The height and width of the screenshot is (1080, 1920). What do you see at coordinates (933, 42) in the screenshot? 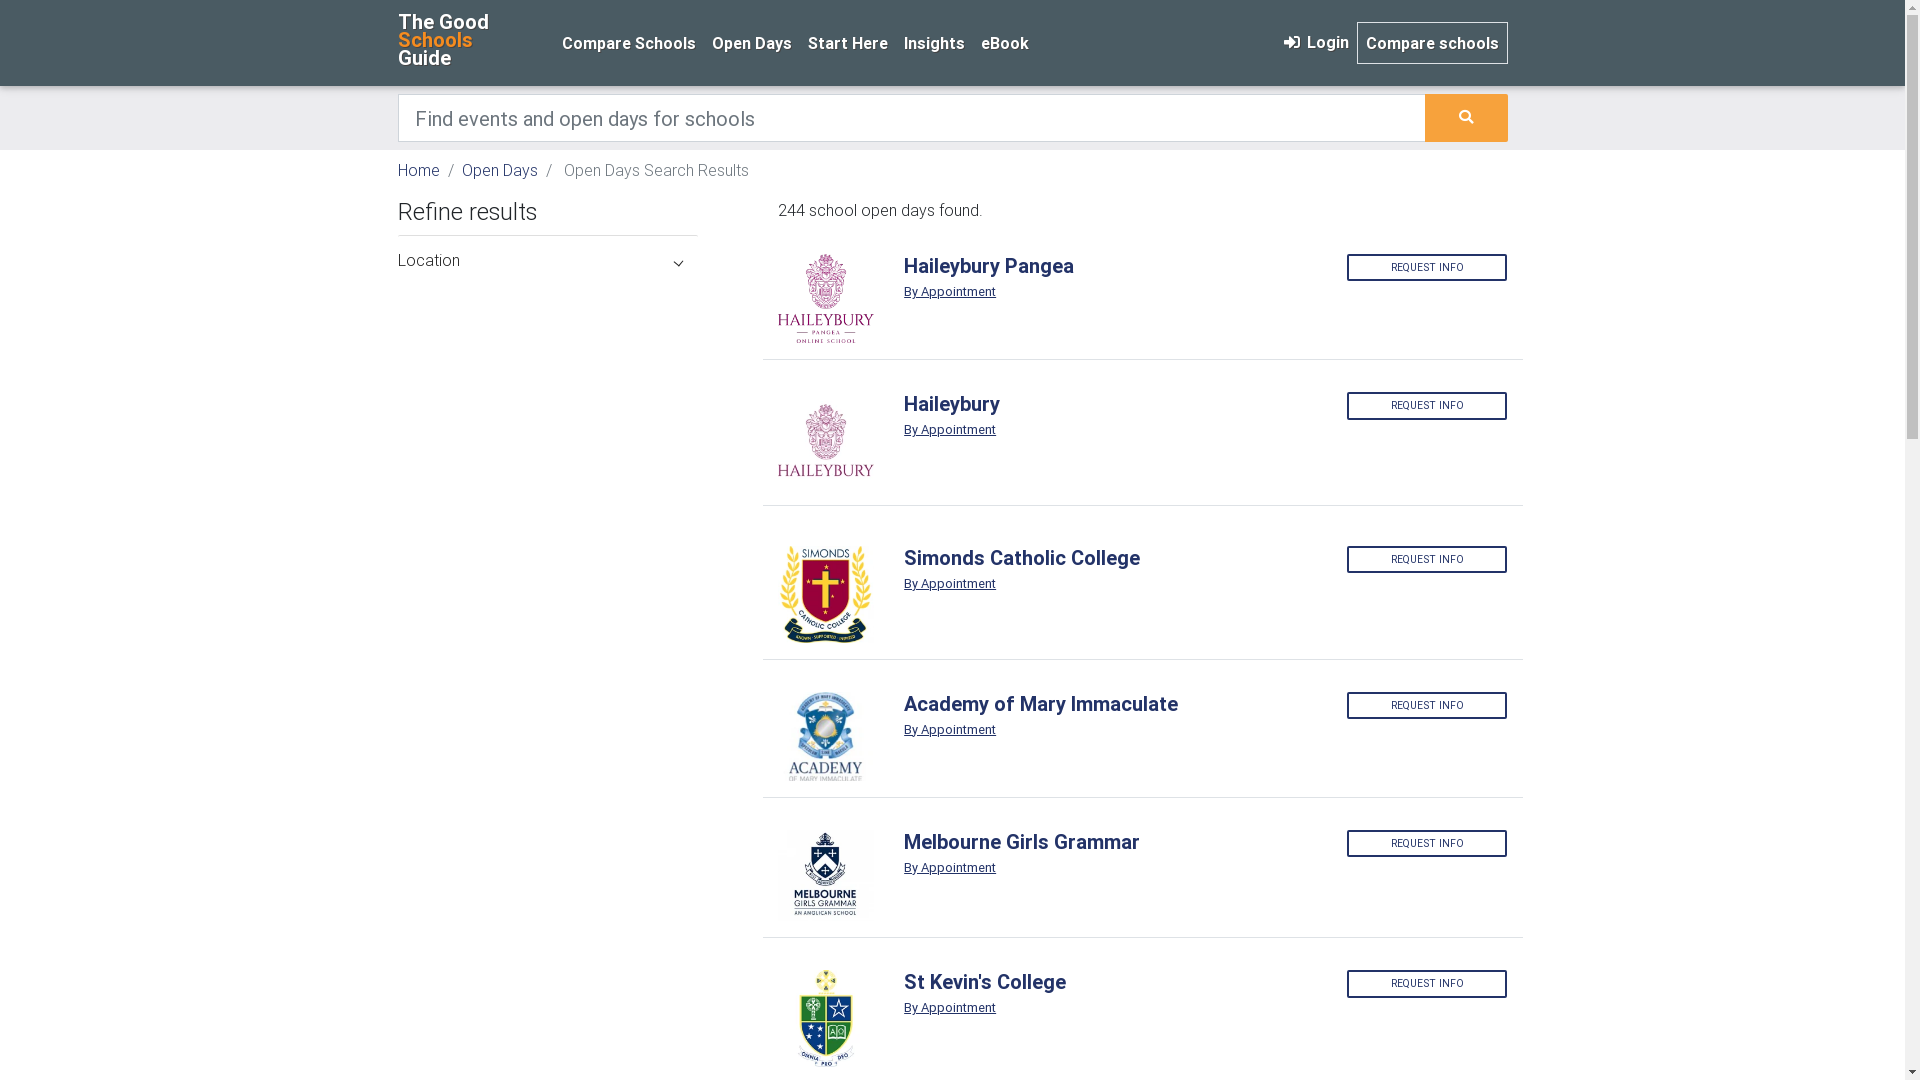
I see `'Insights'` at bounding box center [933, 42].